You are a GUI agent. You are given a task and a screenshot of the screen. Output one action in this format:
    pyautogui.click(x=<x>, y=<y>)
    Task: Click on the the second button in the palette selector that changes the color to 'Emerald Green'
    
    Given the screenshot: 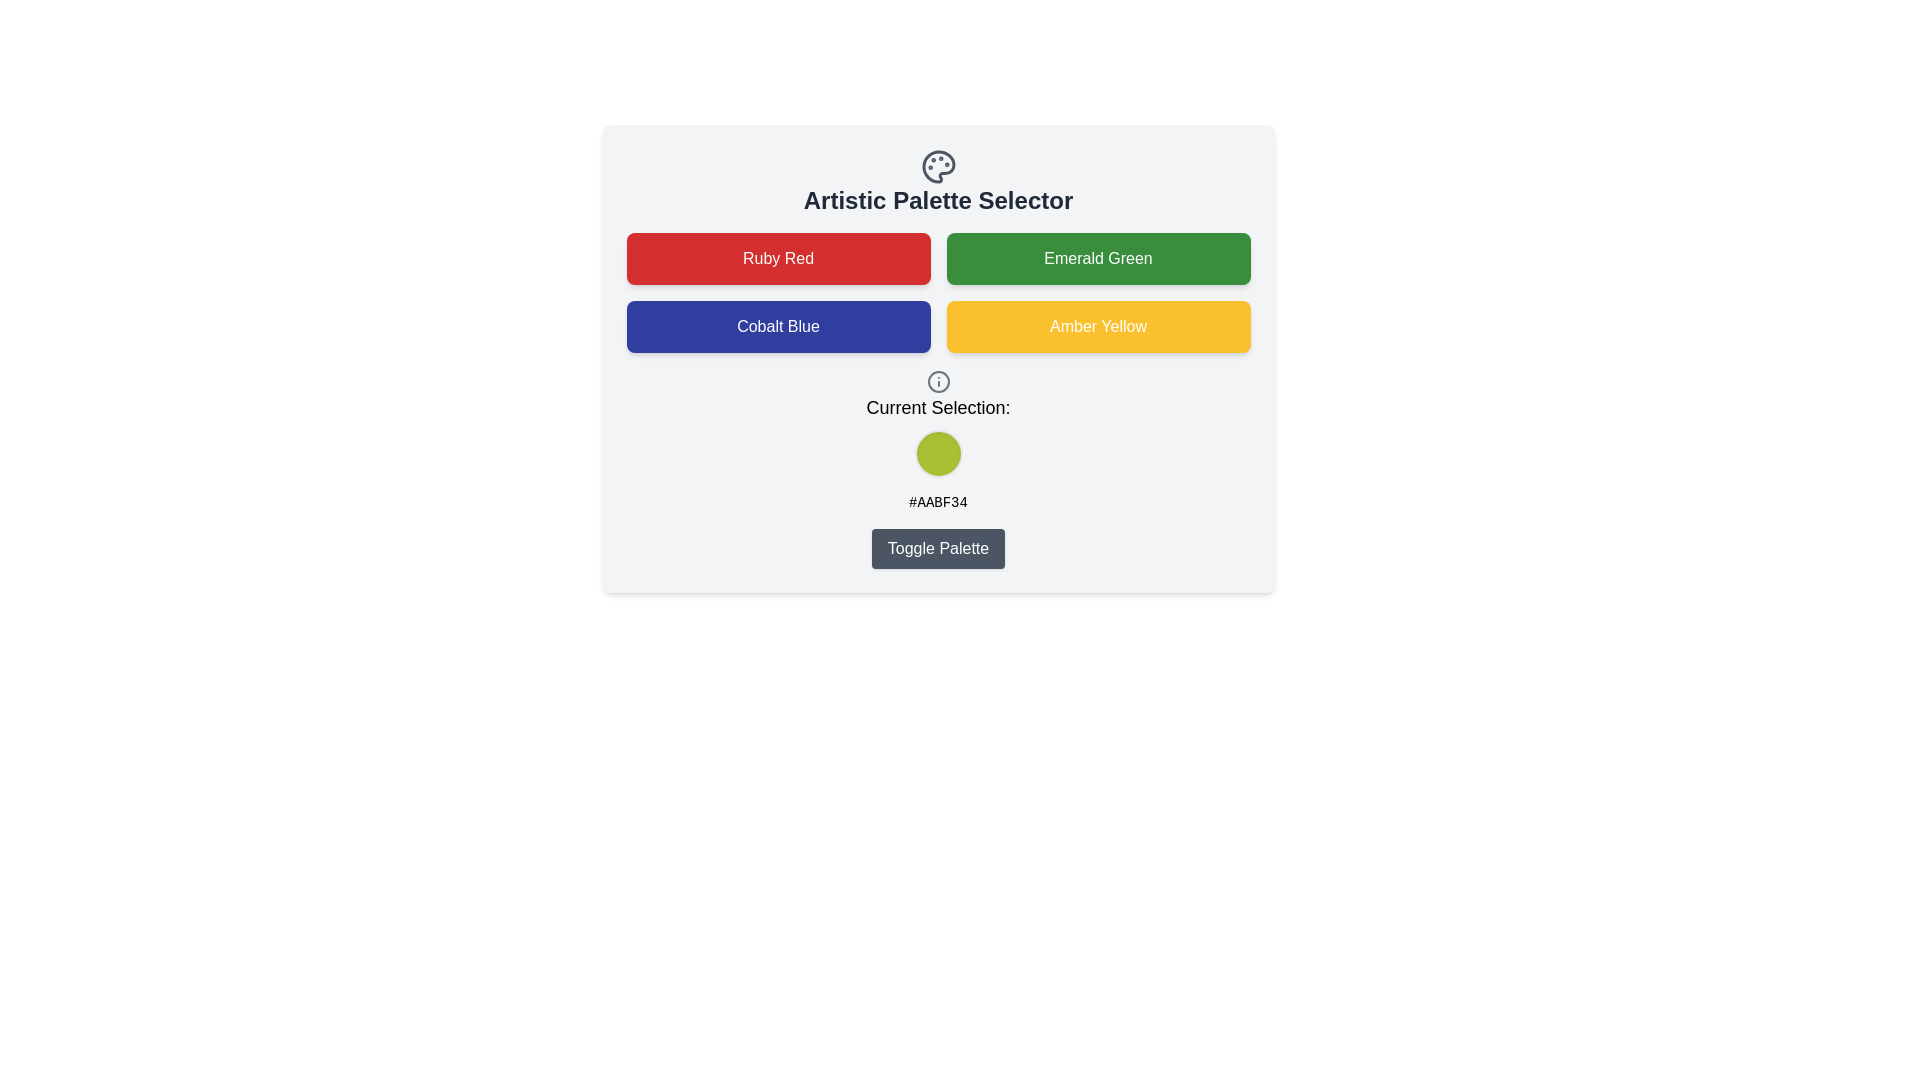 What is the action you would take?
    pyautogui.click(x=1097, y=257)
    